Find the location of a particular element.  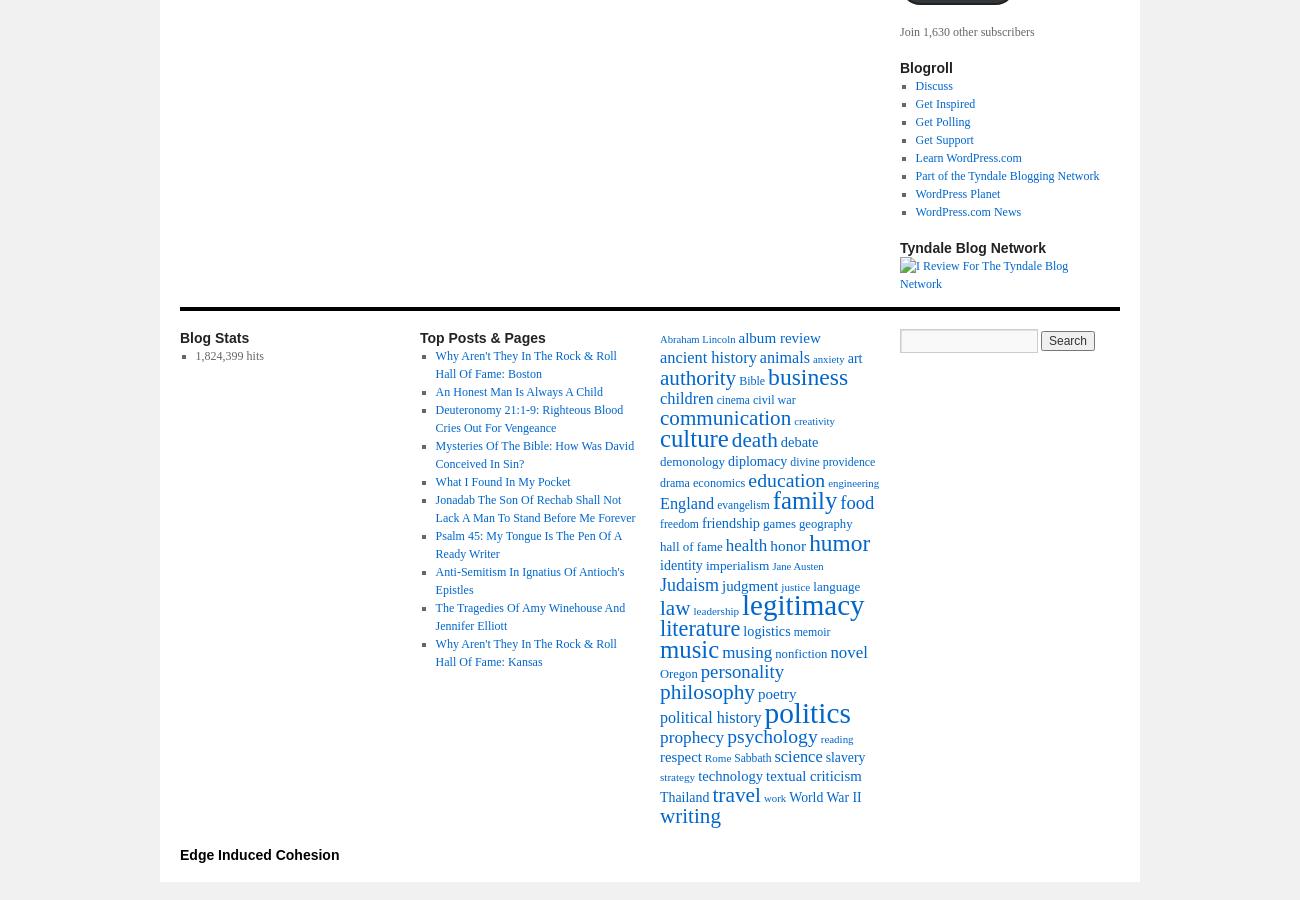

'communication' is located at coordinates (725, 417).